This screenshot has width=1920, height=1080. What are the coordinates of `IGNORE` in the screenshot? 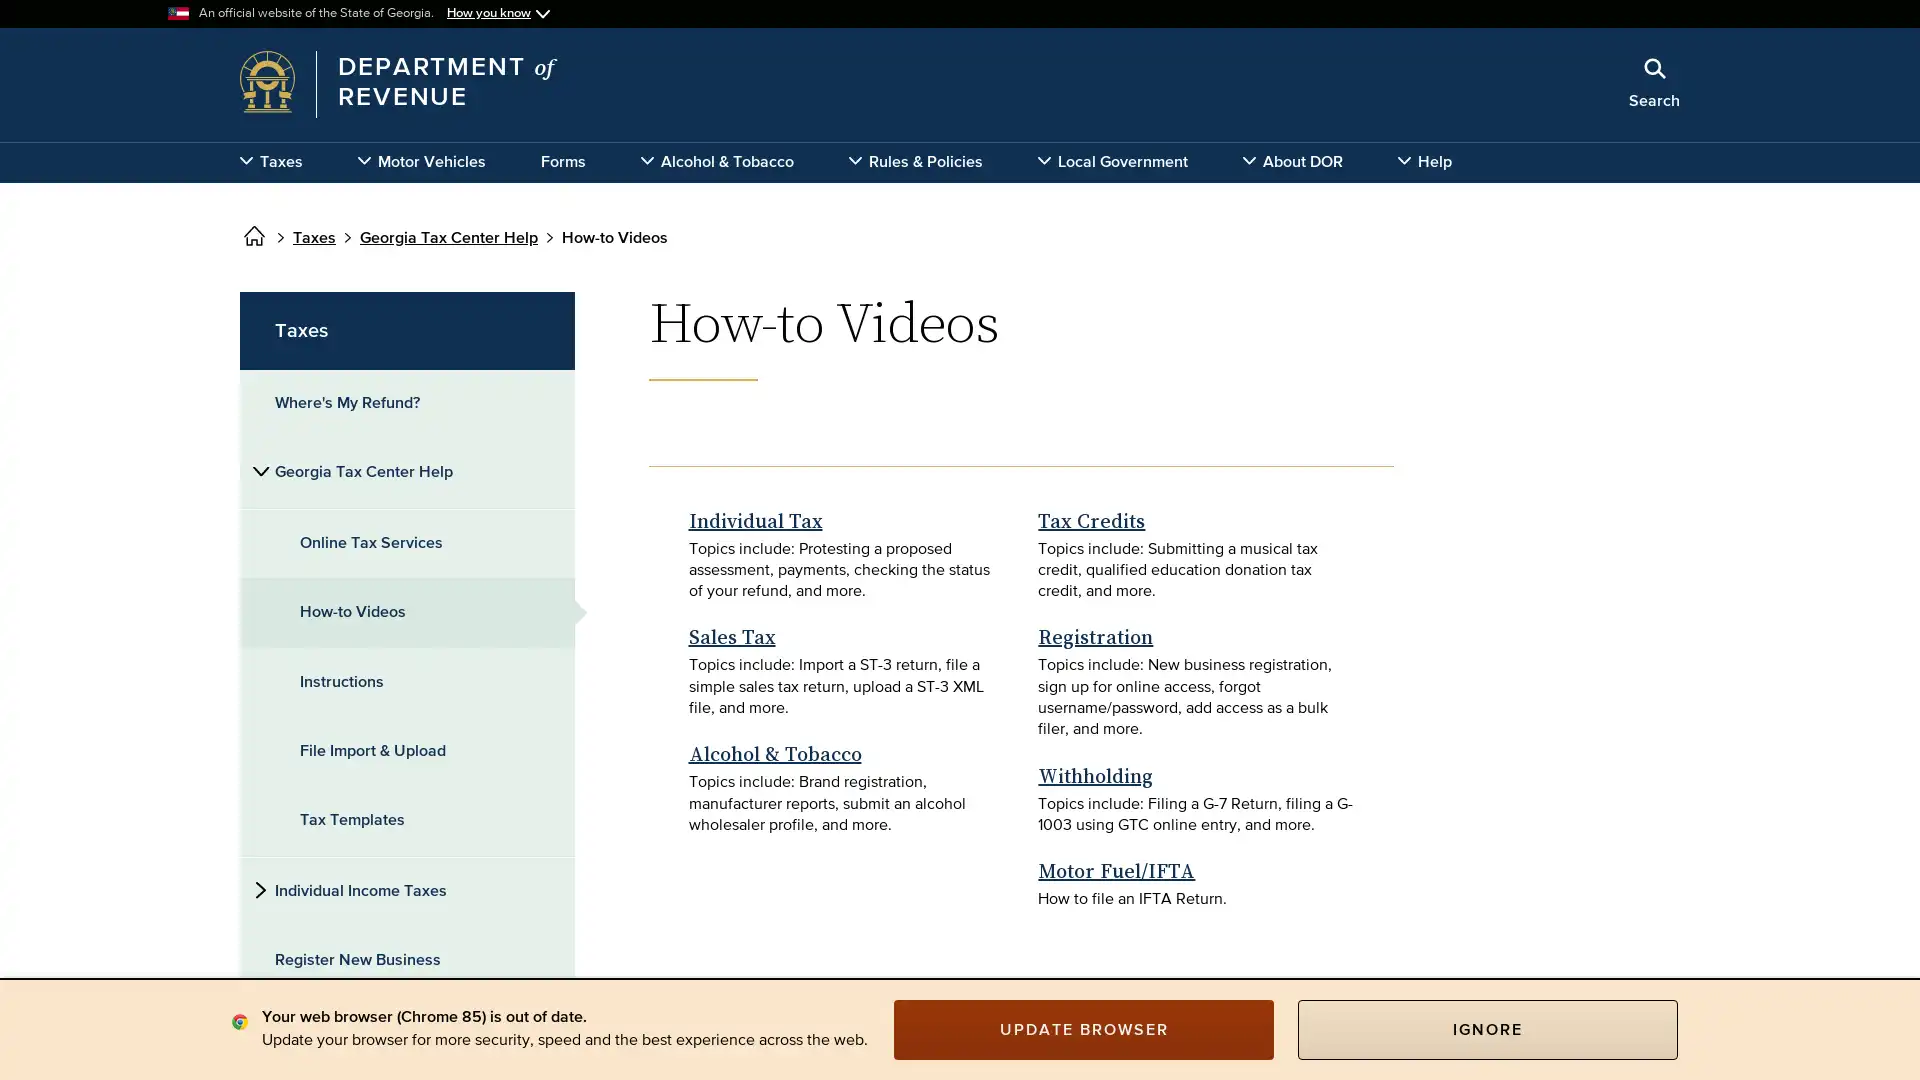 It's located at (1488, 1029).